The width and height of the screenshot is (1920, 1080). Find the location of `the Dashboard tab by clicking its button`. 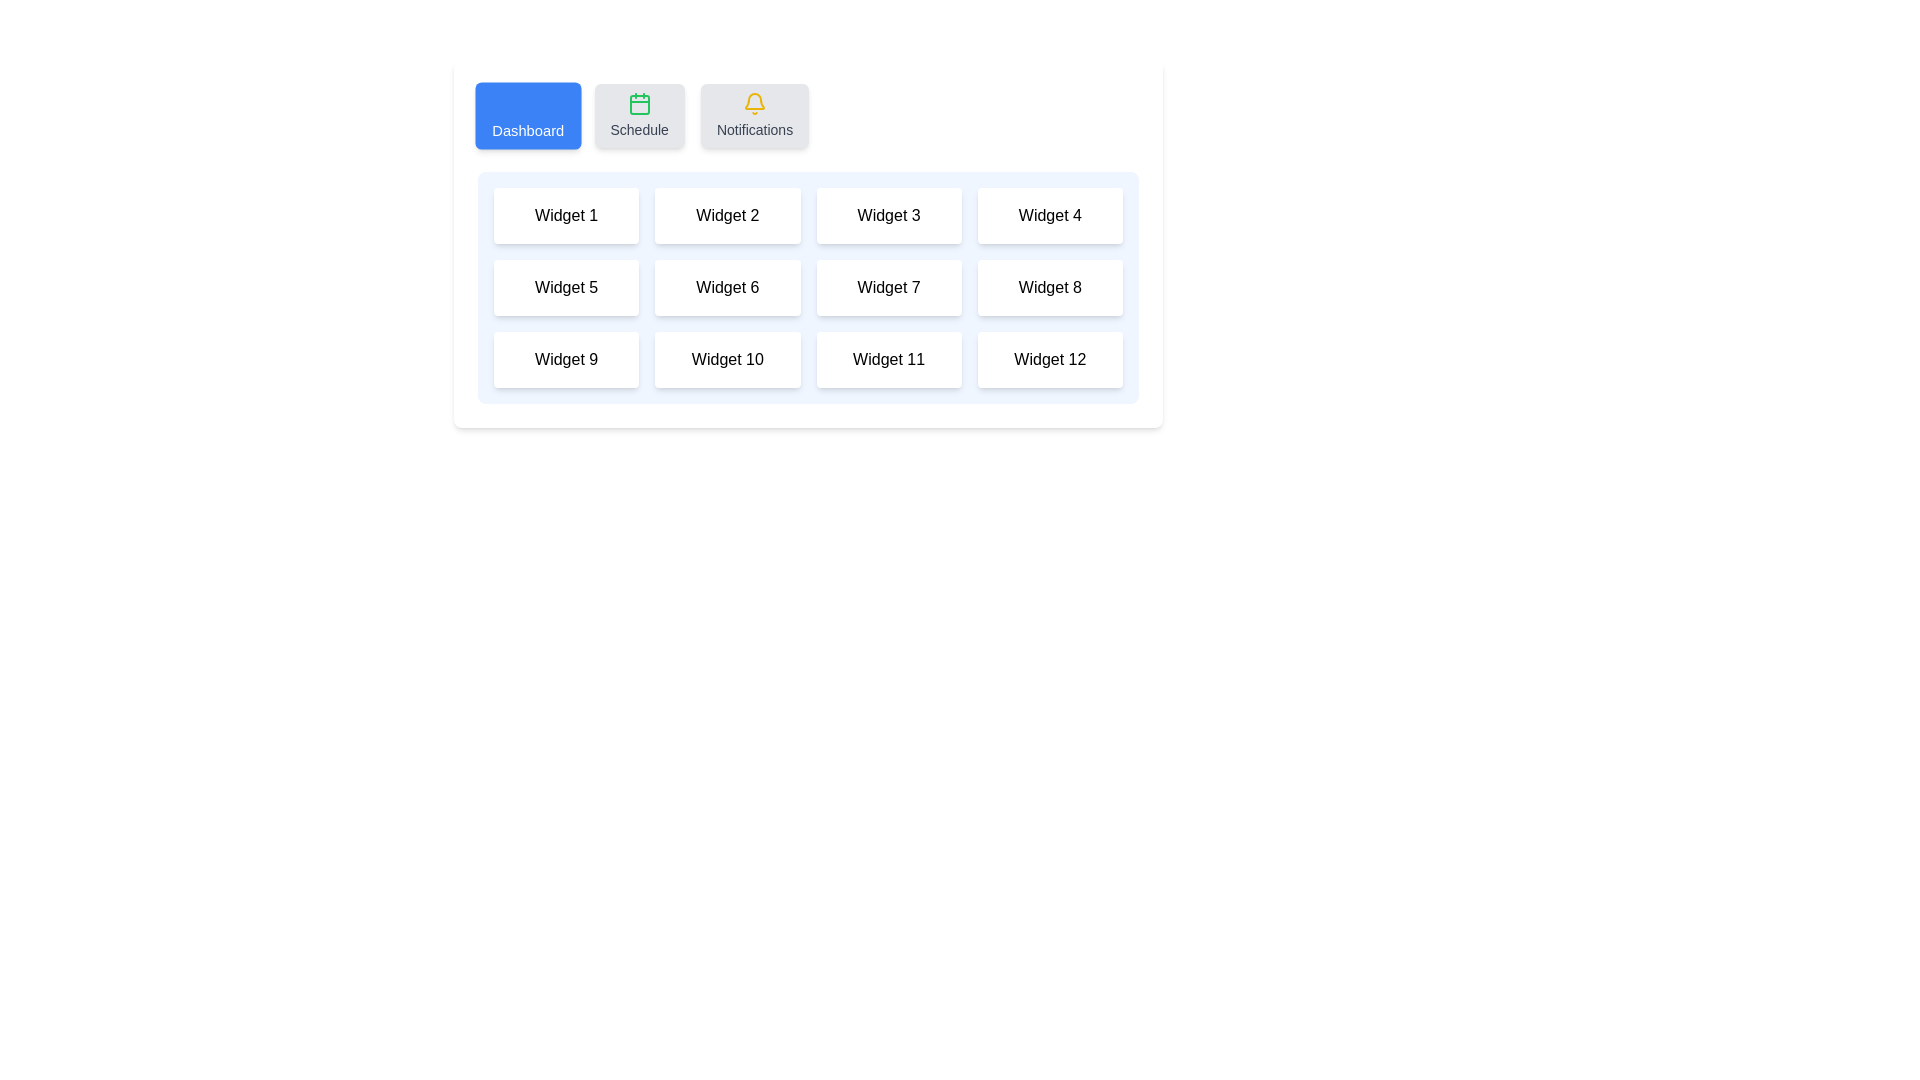

the Dashboard tab by clicking its button is located at coordinates (528, 115).